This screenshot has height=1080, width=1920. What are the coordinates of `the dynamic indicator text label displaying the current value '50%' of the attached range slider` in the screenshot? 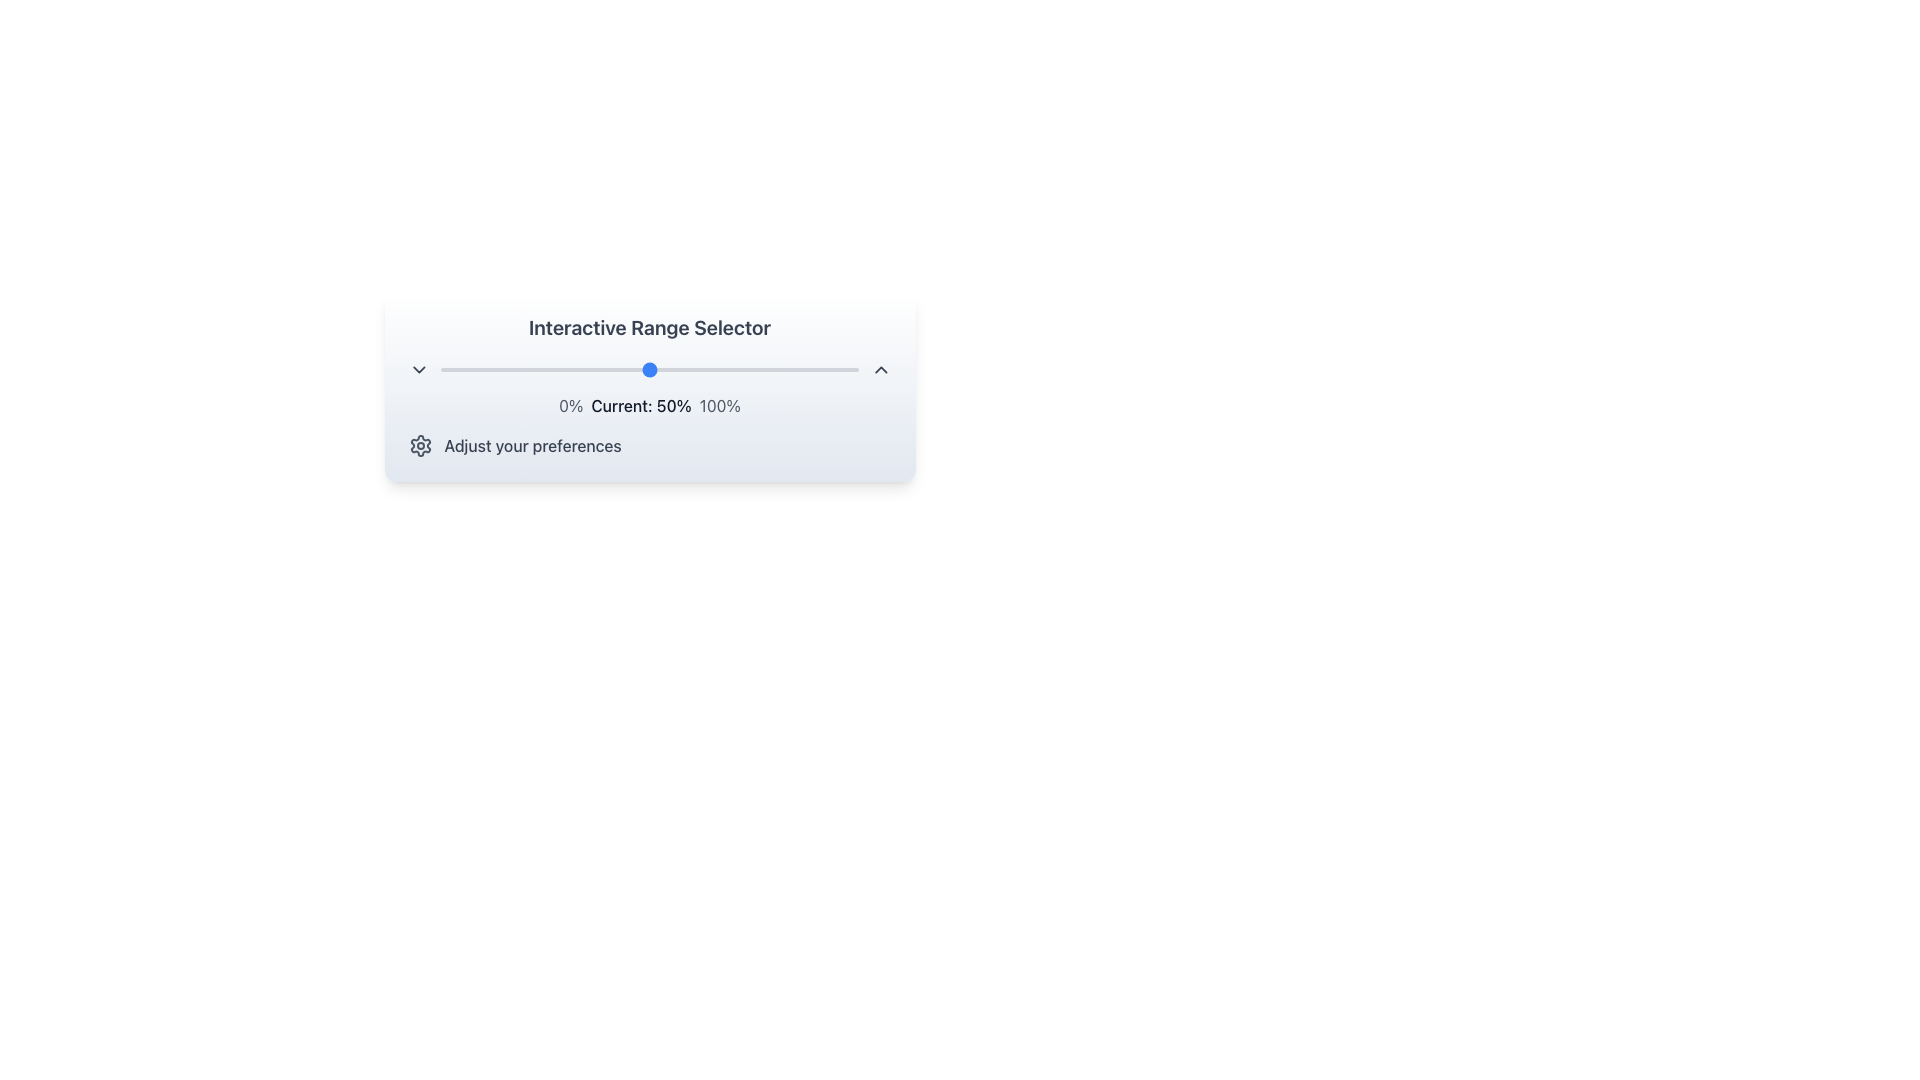 It's located at (641, 405).